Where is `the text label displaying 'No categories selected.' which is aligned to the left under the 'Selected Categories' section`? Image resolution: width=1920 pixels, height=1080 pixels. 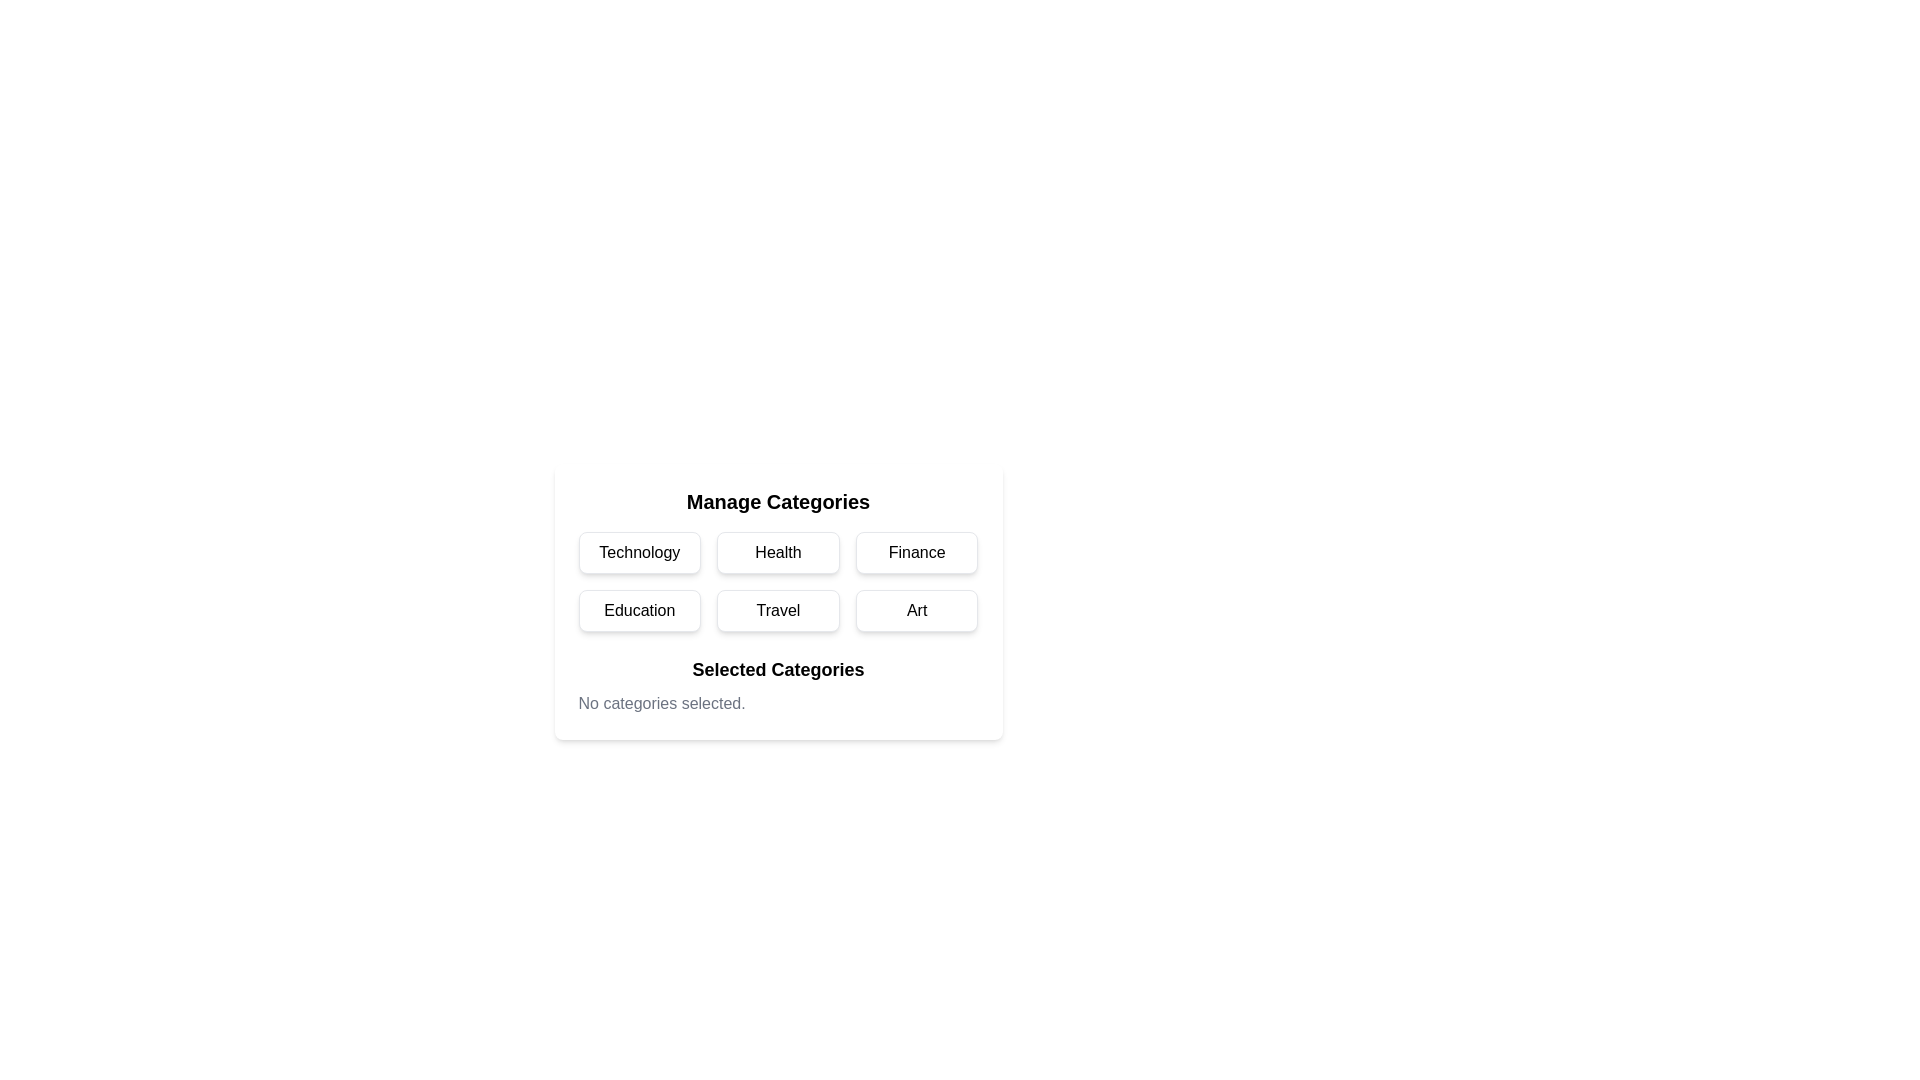
the text label displaying 'No categories selected.' which is aligned to the left under the 'Selected Categories' section is located at coordinates (662, 703).